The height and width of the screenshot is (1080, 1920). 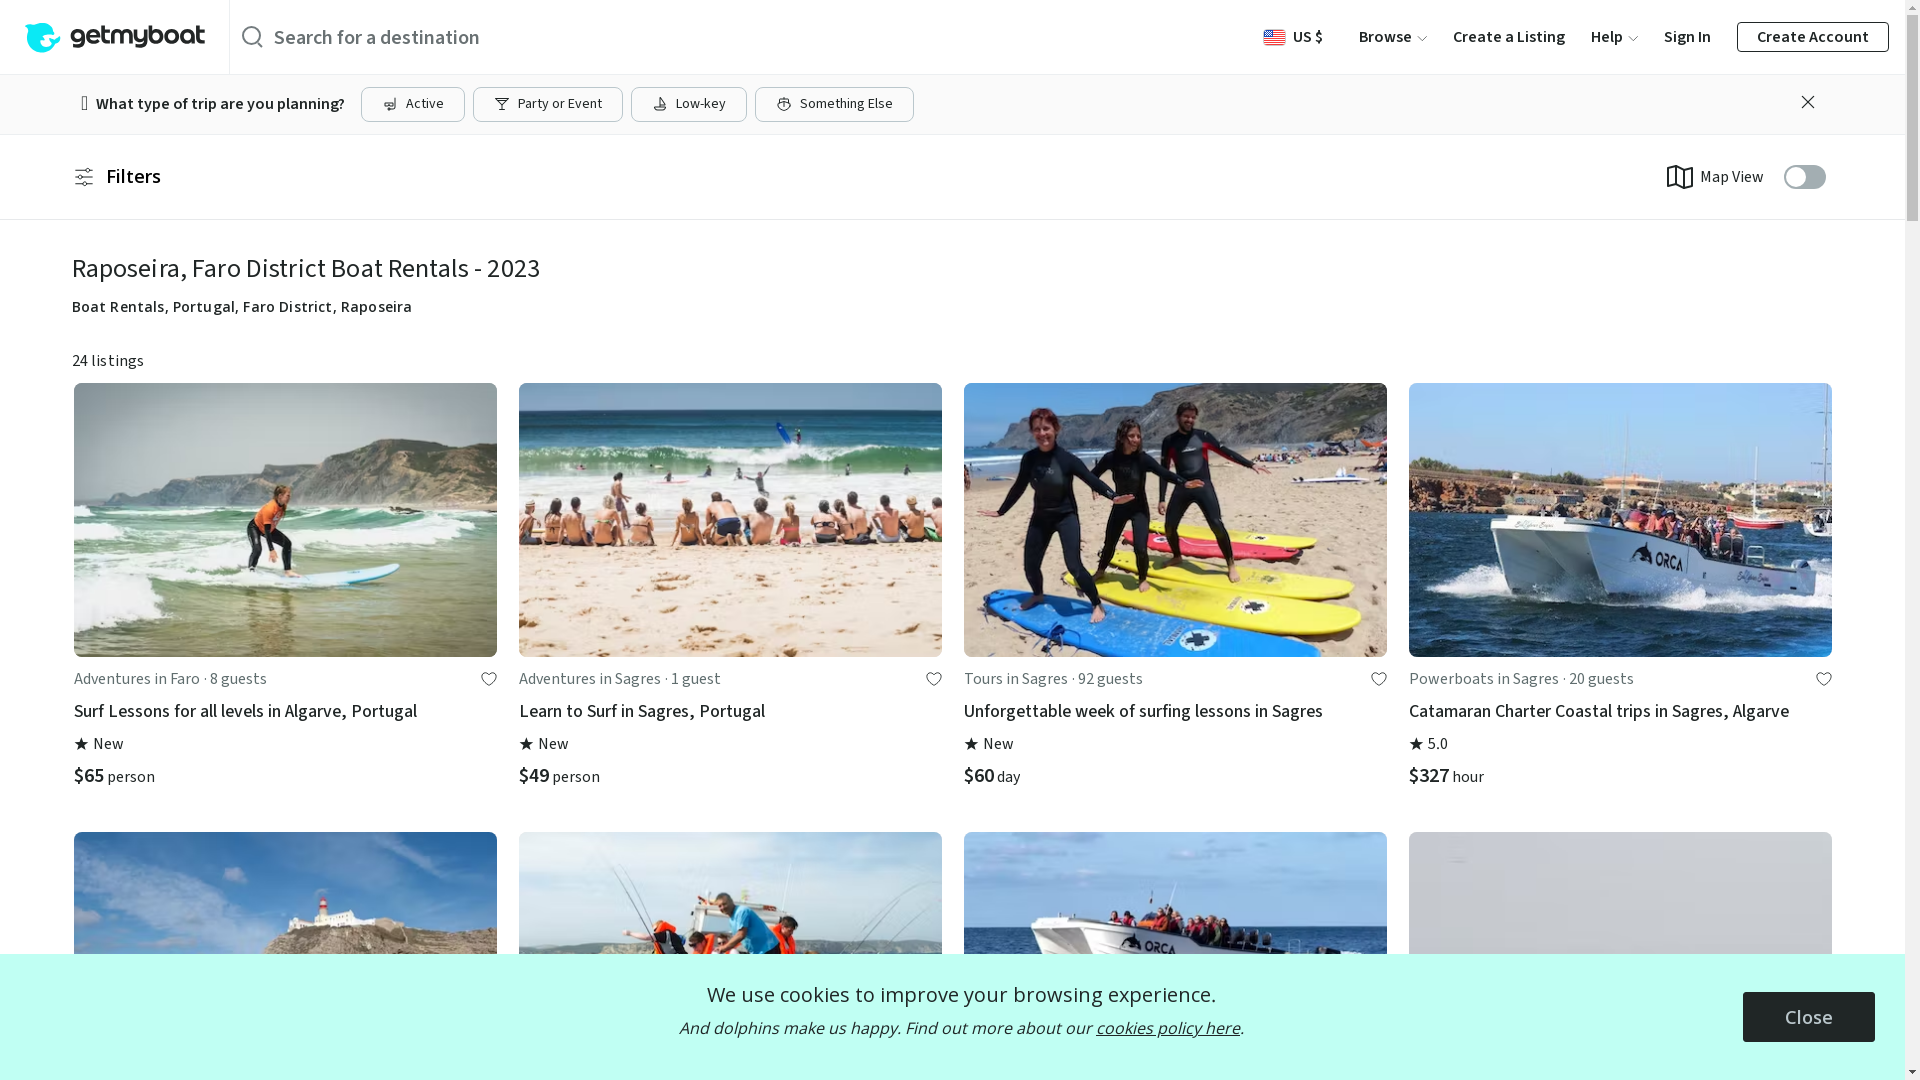 What do you see at coordinates (115, 176) in the screenshot?
I see `'Filters'` at bounding box center [115, 176].